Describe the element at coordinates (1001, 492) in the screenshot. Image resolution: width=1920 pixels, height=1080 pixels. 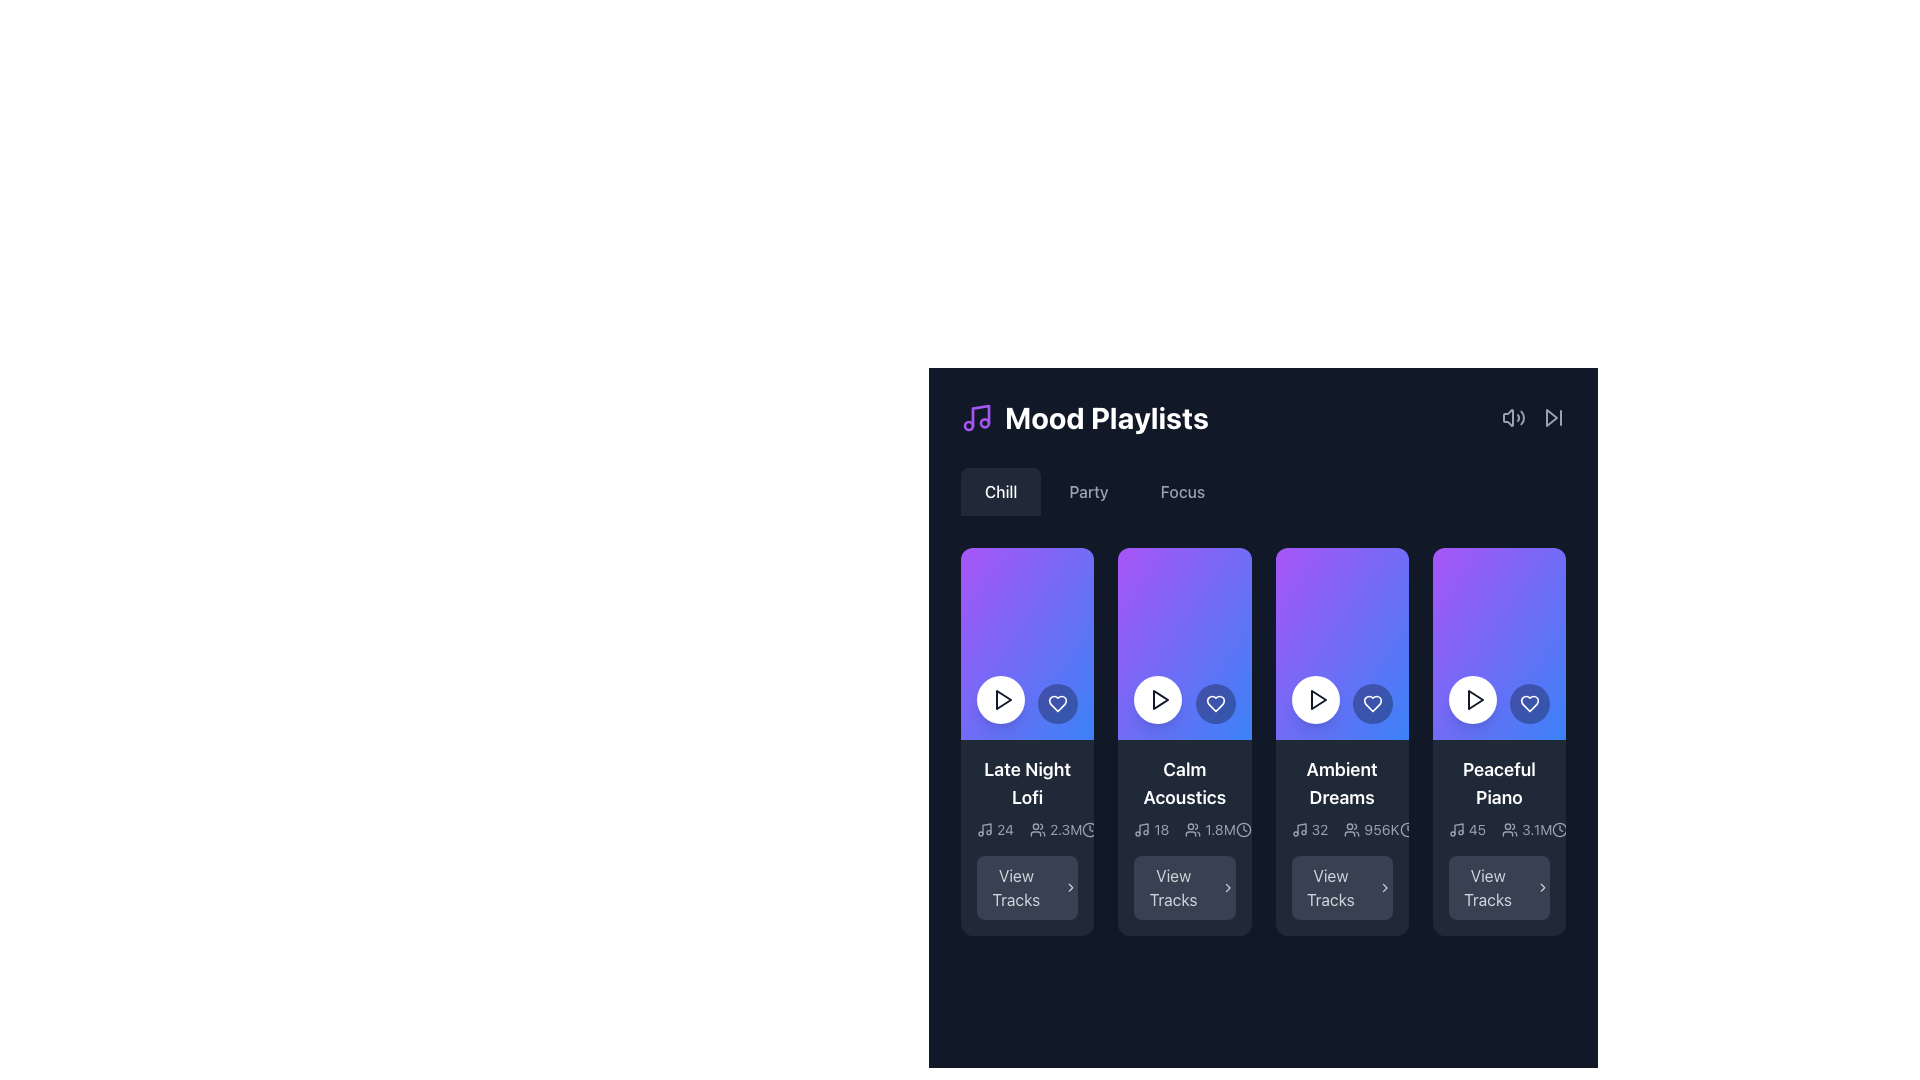
I see `the 'Chill' button, which is a rectangular button with rounded corners and the text 'Chill' in white, located at the upper-left side of the interface` at that location.